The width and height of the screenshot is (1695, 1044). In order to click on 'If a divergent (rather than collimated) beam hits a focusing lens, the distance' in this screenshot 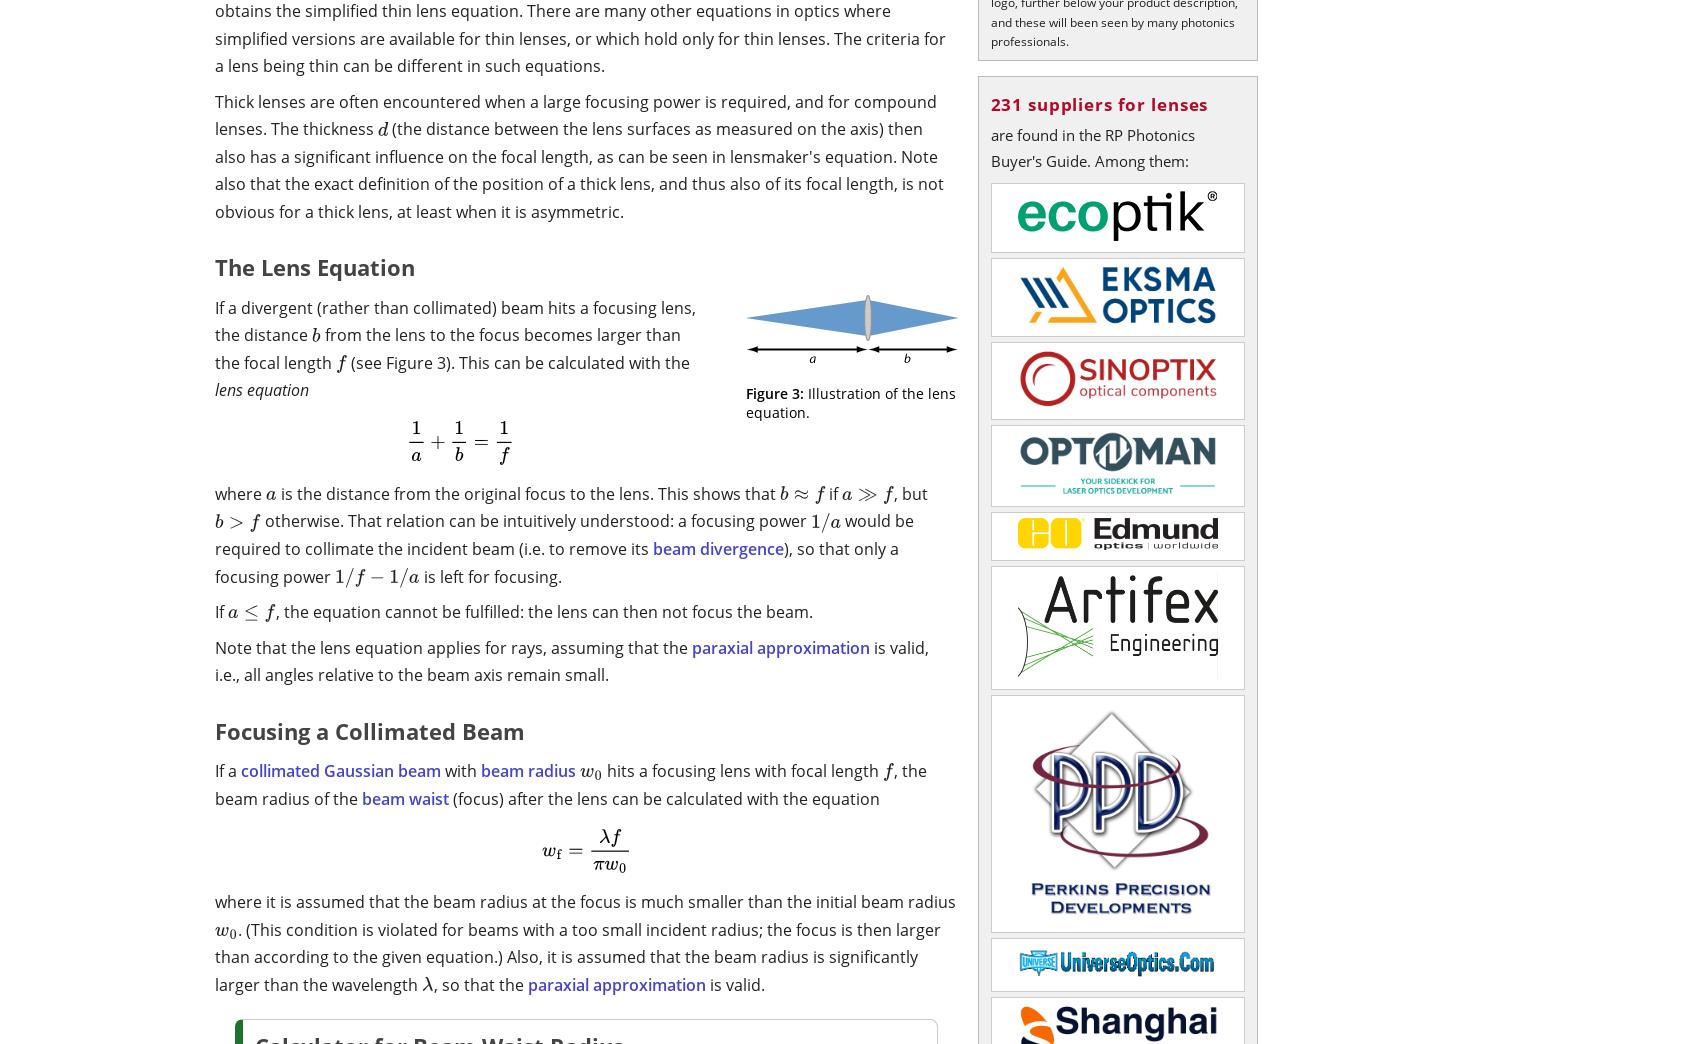, I will do `click(455, 320)`.